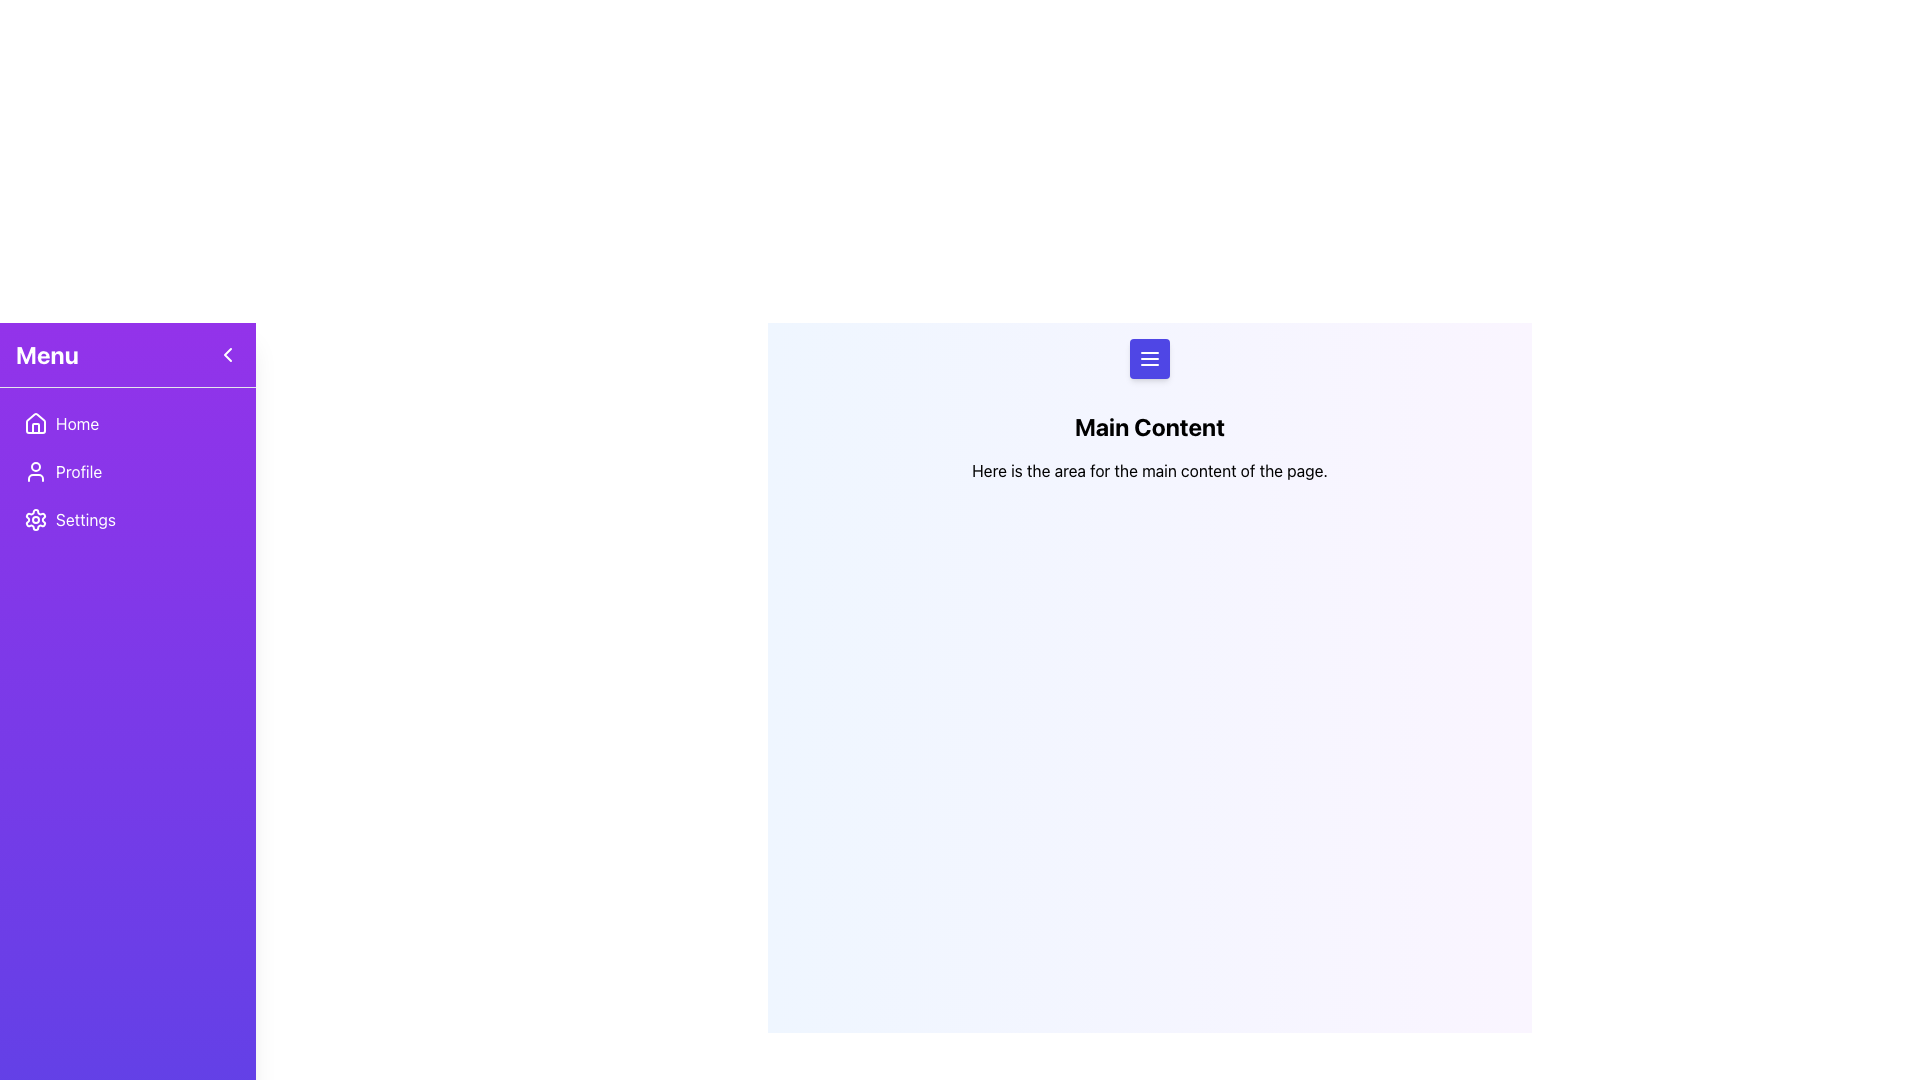 Image resolution: width=1920 pixels, height=1080 pixels. I want to click on the 'Settings' menu item in the sidebar, so click(127, 519).